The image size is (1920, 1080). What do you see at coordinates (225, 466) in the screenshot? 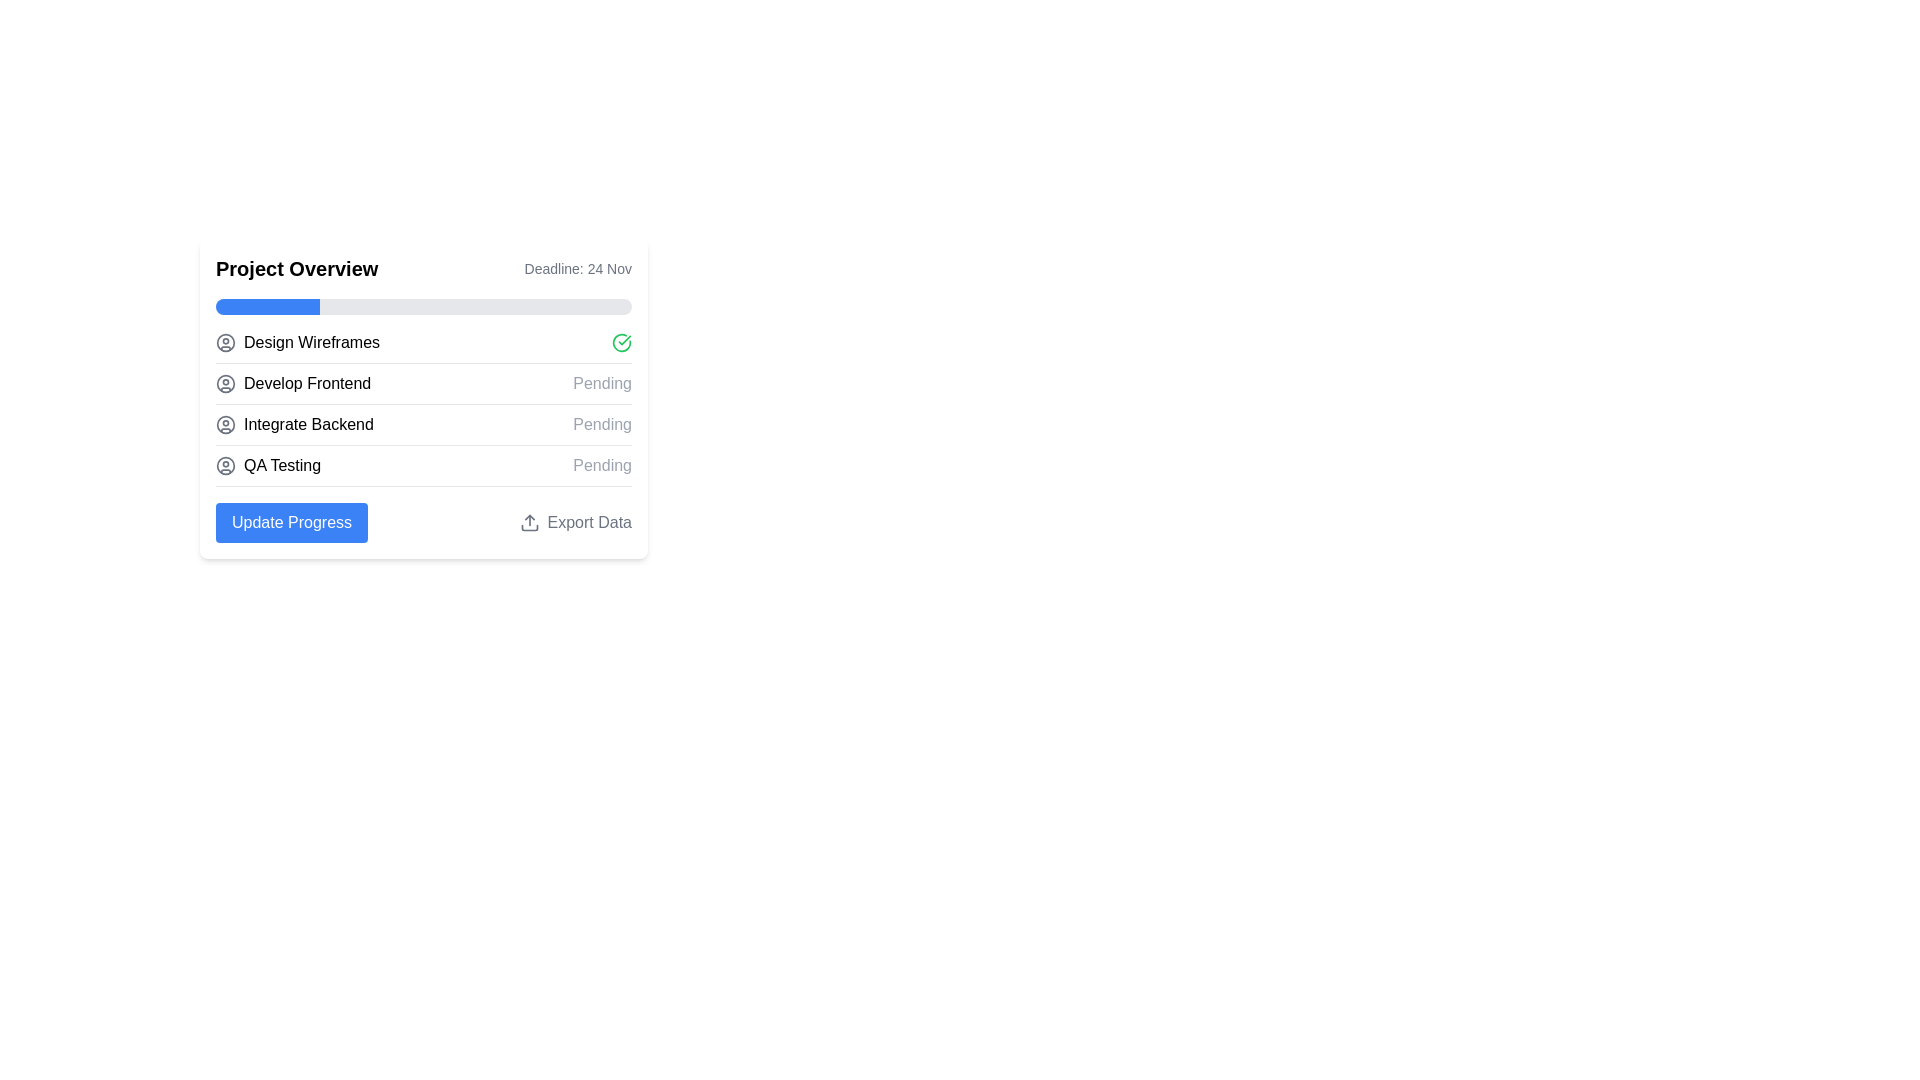
I see `the user profile icon located at the leftmost part of the 'QA Testing' entry in the 'Project Overview' section` at bounding box center [225, 466].